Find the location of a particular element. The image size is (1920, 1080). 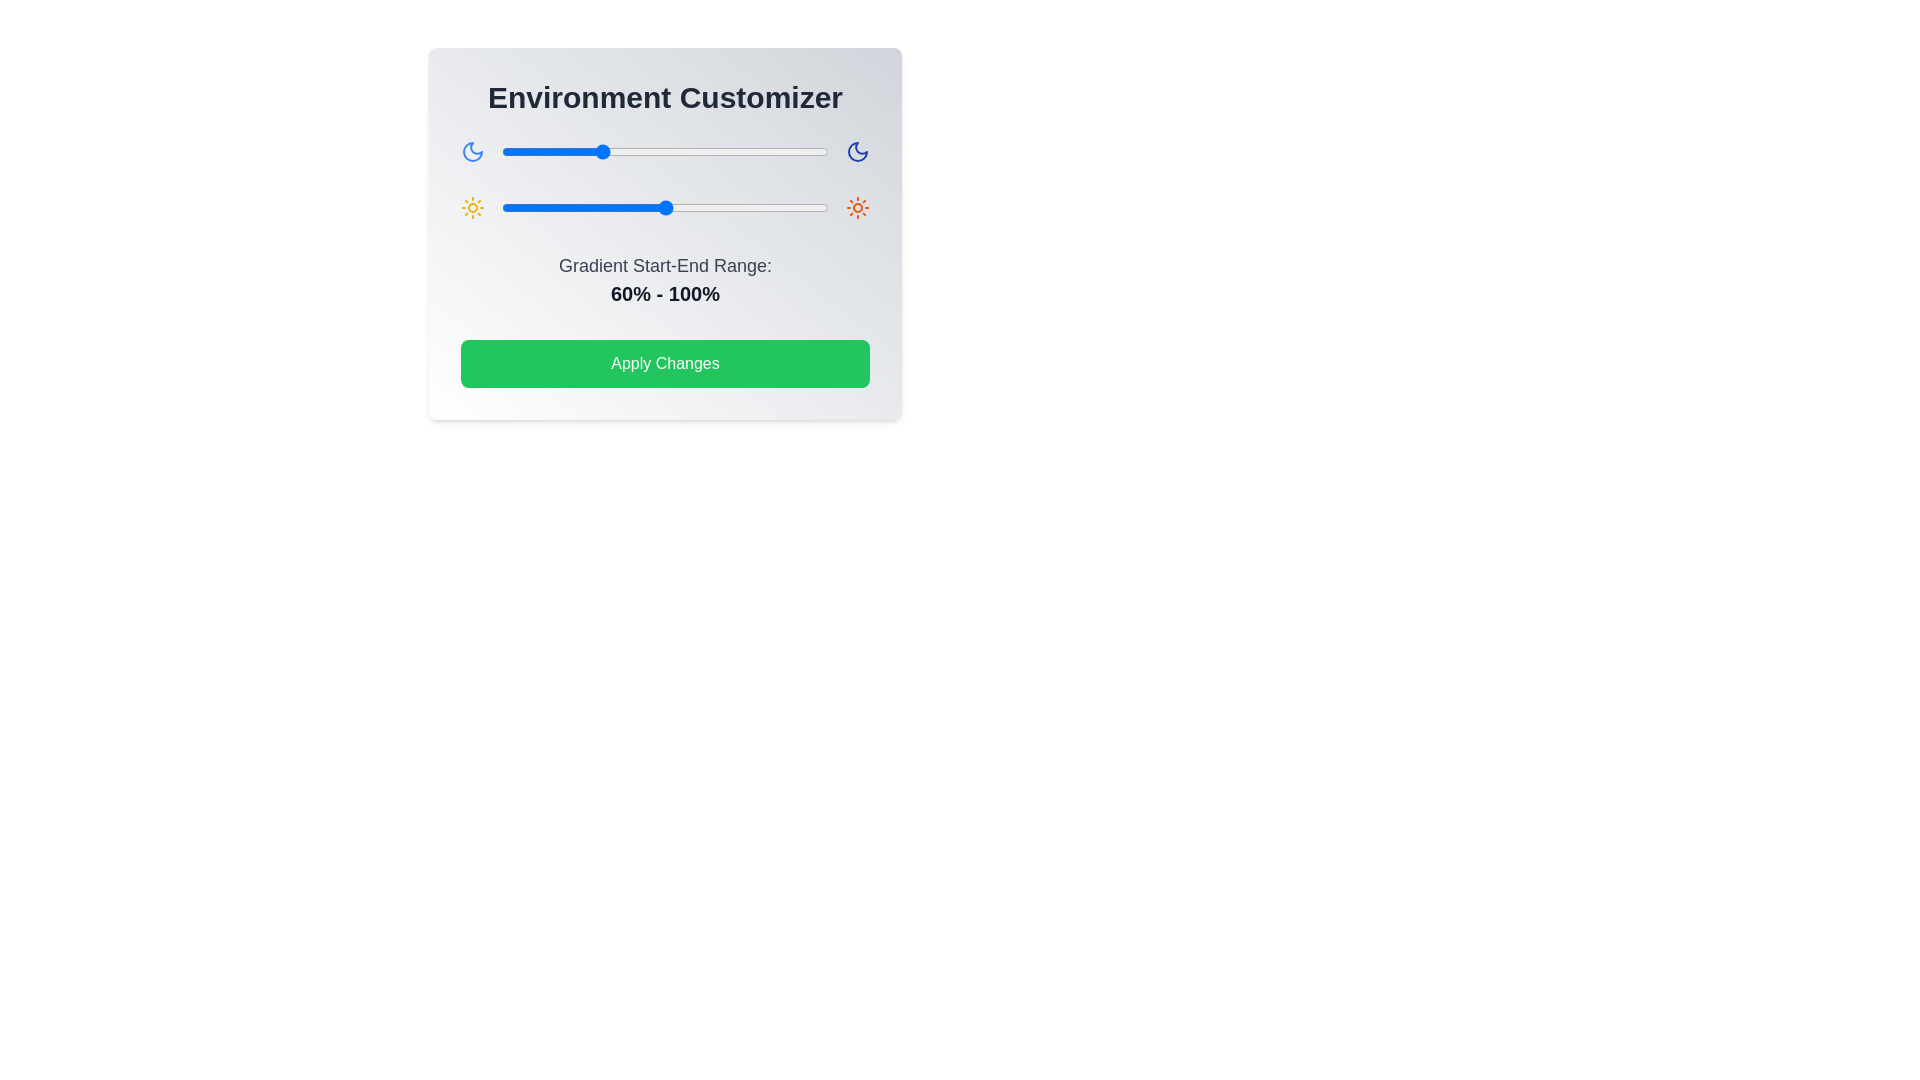

the gradient slider 0 to 47 is located at coordinates (577, 150).